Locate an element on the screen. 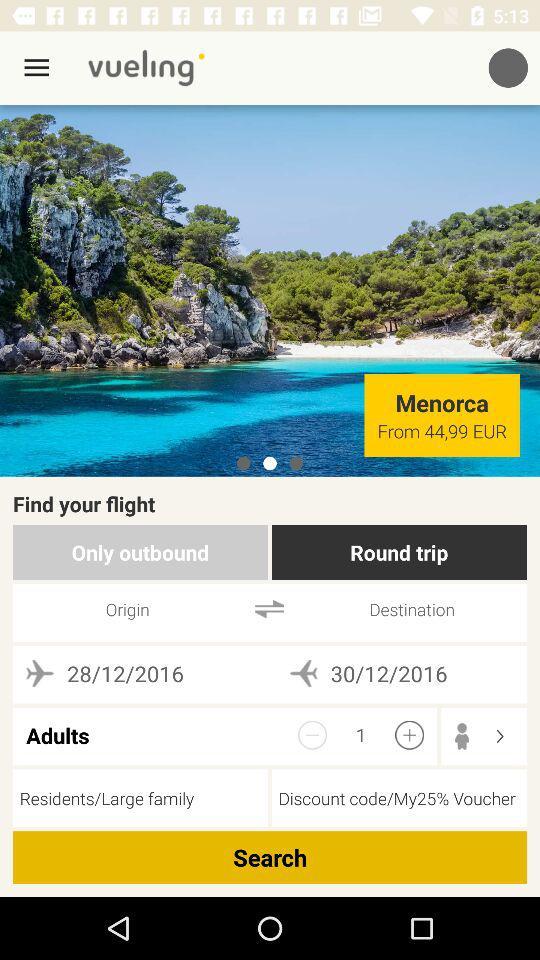  round trip icon is located at coordinates (399, 552).